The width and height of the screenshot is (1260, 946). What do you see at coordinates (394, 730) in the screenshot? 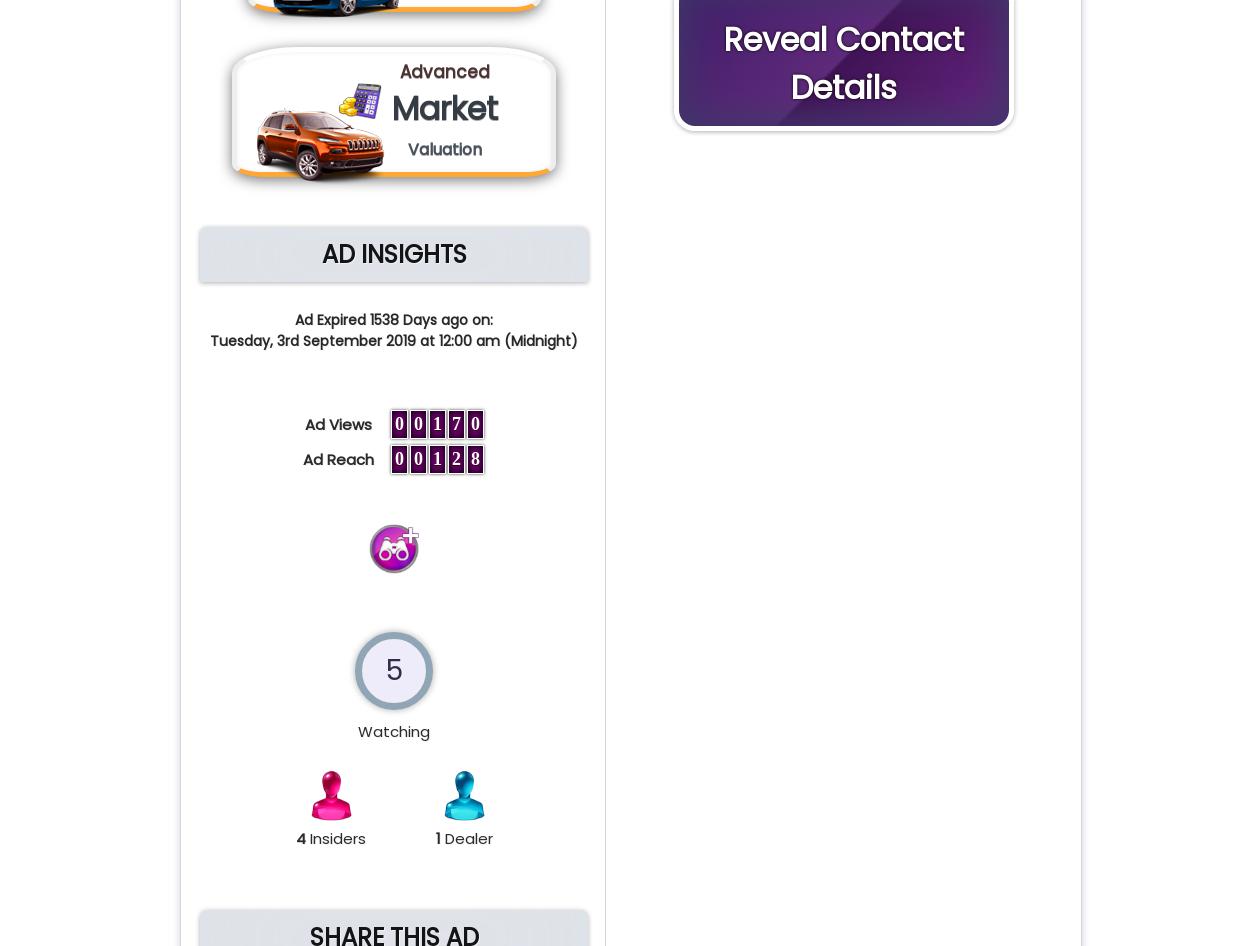
I see `'Watching'` at bounding box center [394, 730].